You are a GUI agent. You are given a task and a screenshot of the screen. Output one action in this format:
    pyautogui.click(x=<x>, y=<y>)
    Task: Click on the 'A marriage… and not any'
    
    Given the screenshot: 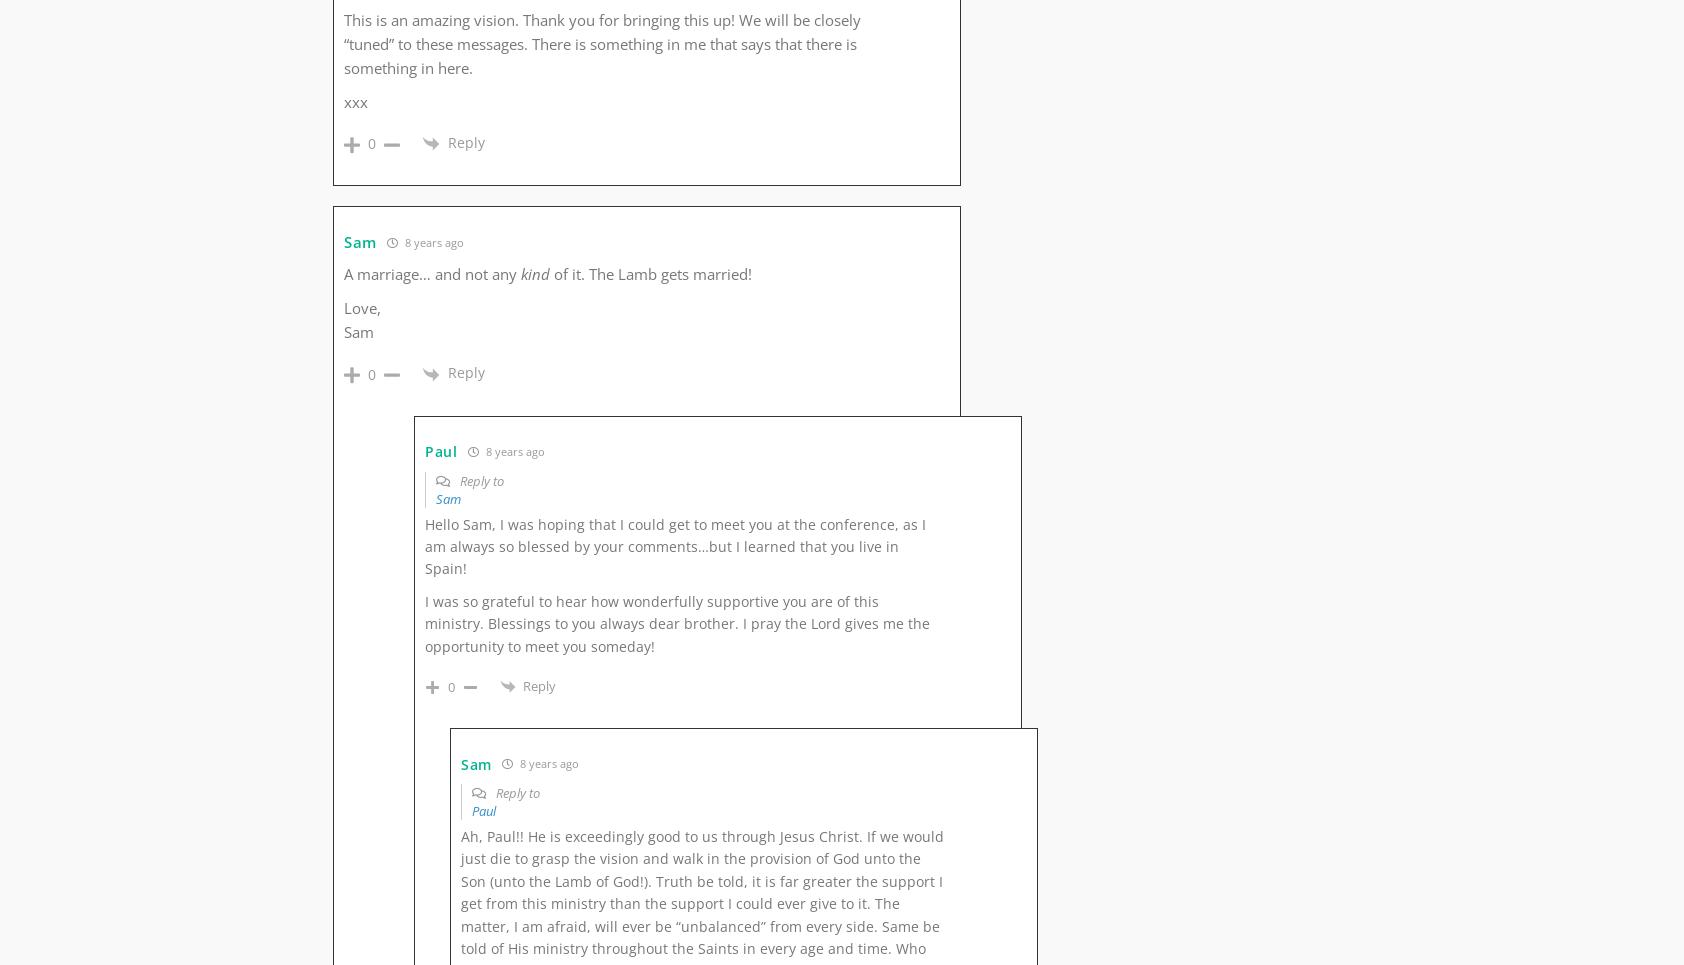 What is the action you would take?
    pyautogui.click(x=344, y=273)
    